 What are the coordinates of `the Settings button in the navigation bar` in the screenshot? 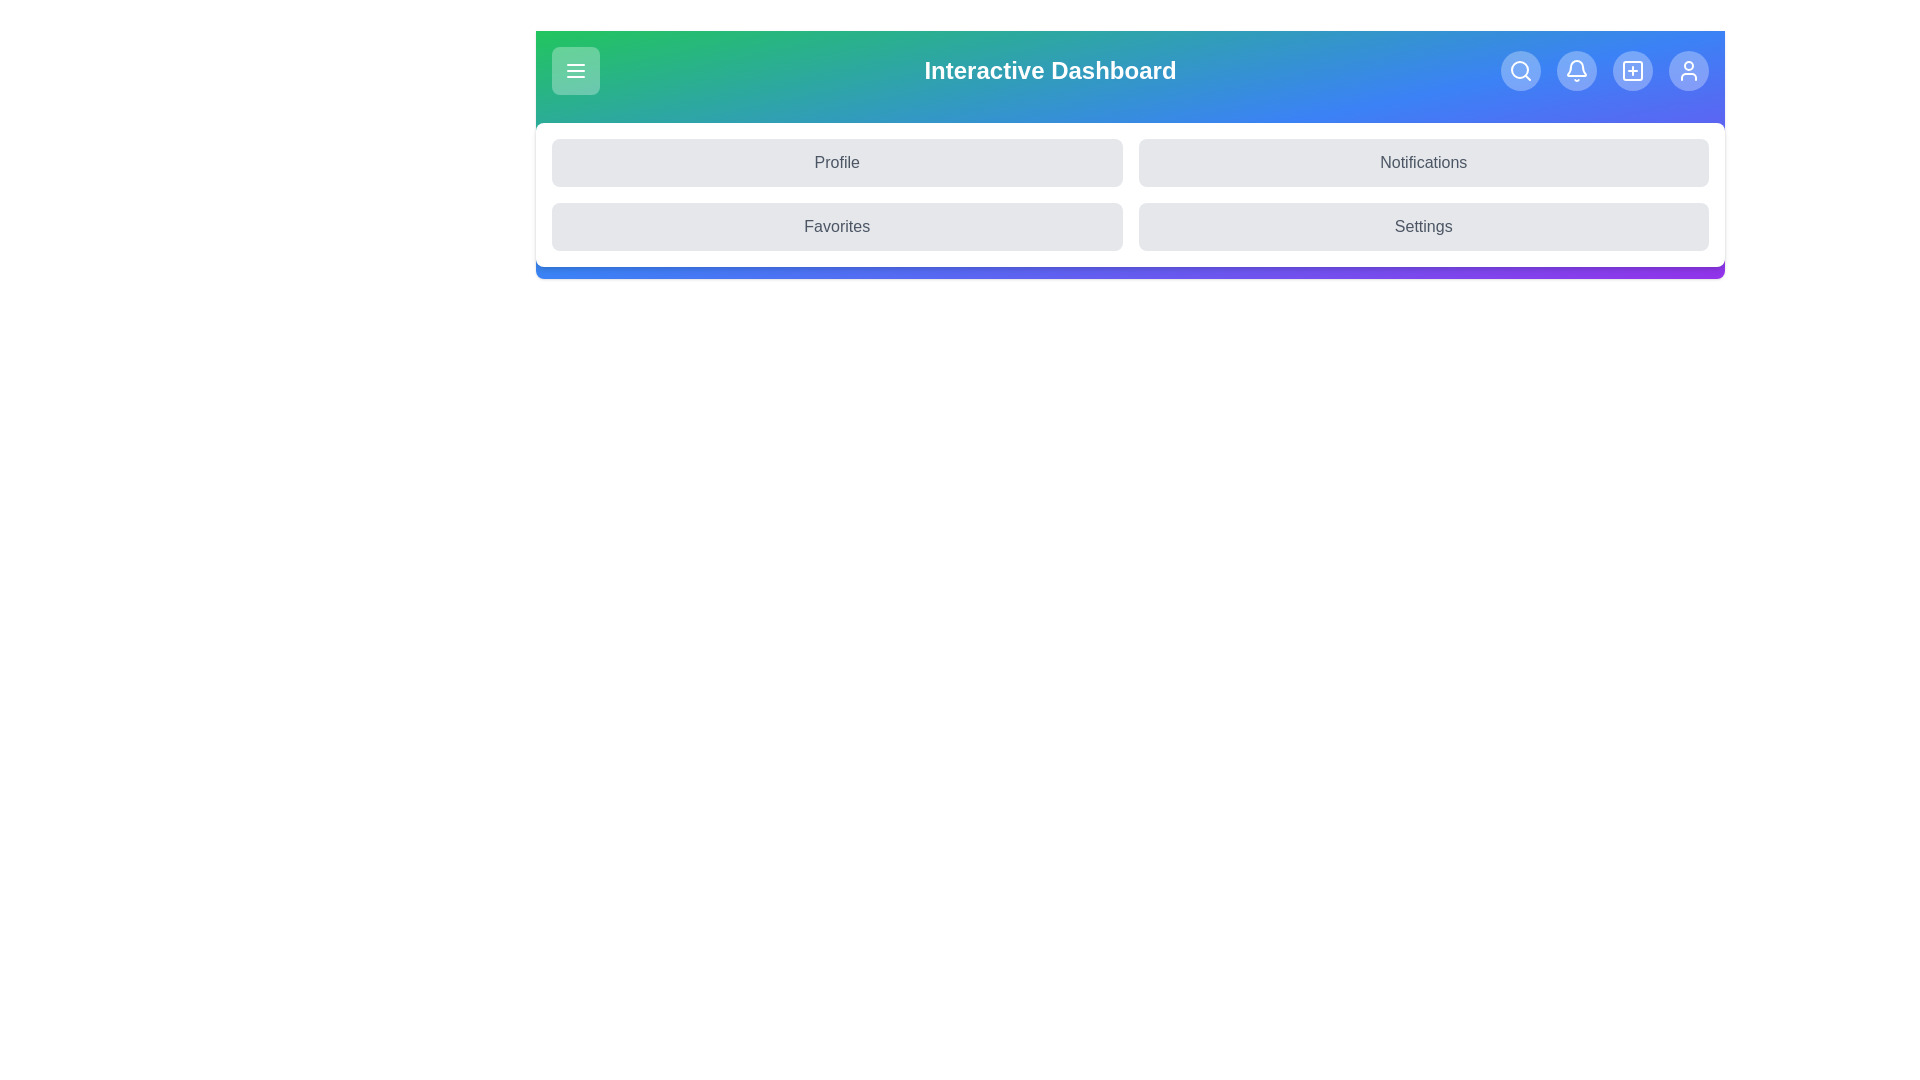 It's located at (1422, 226).